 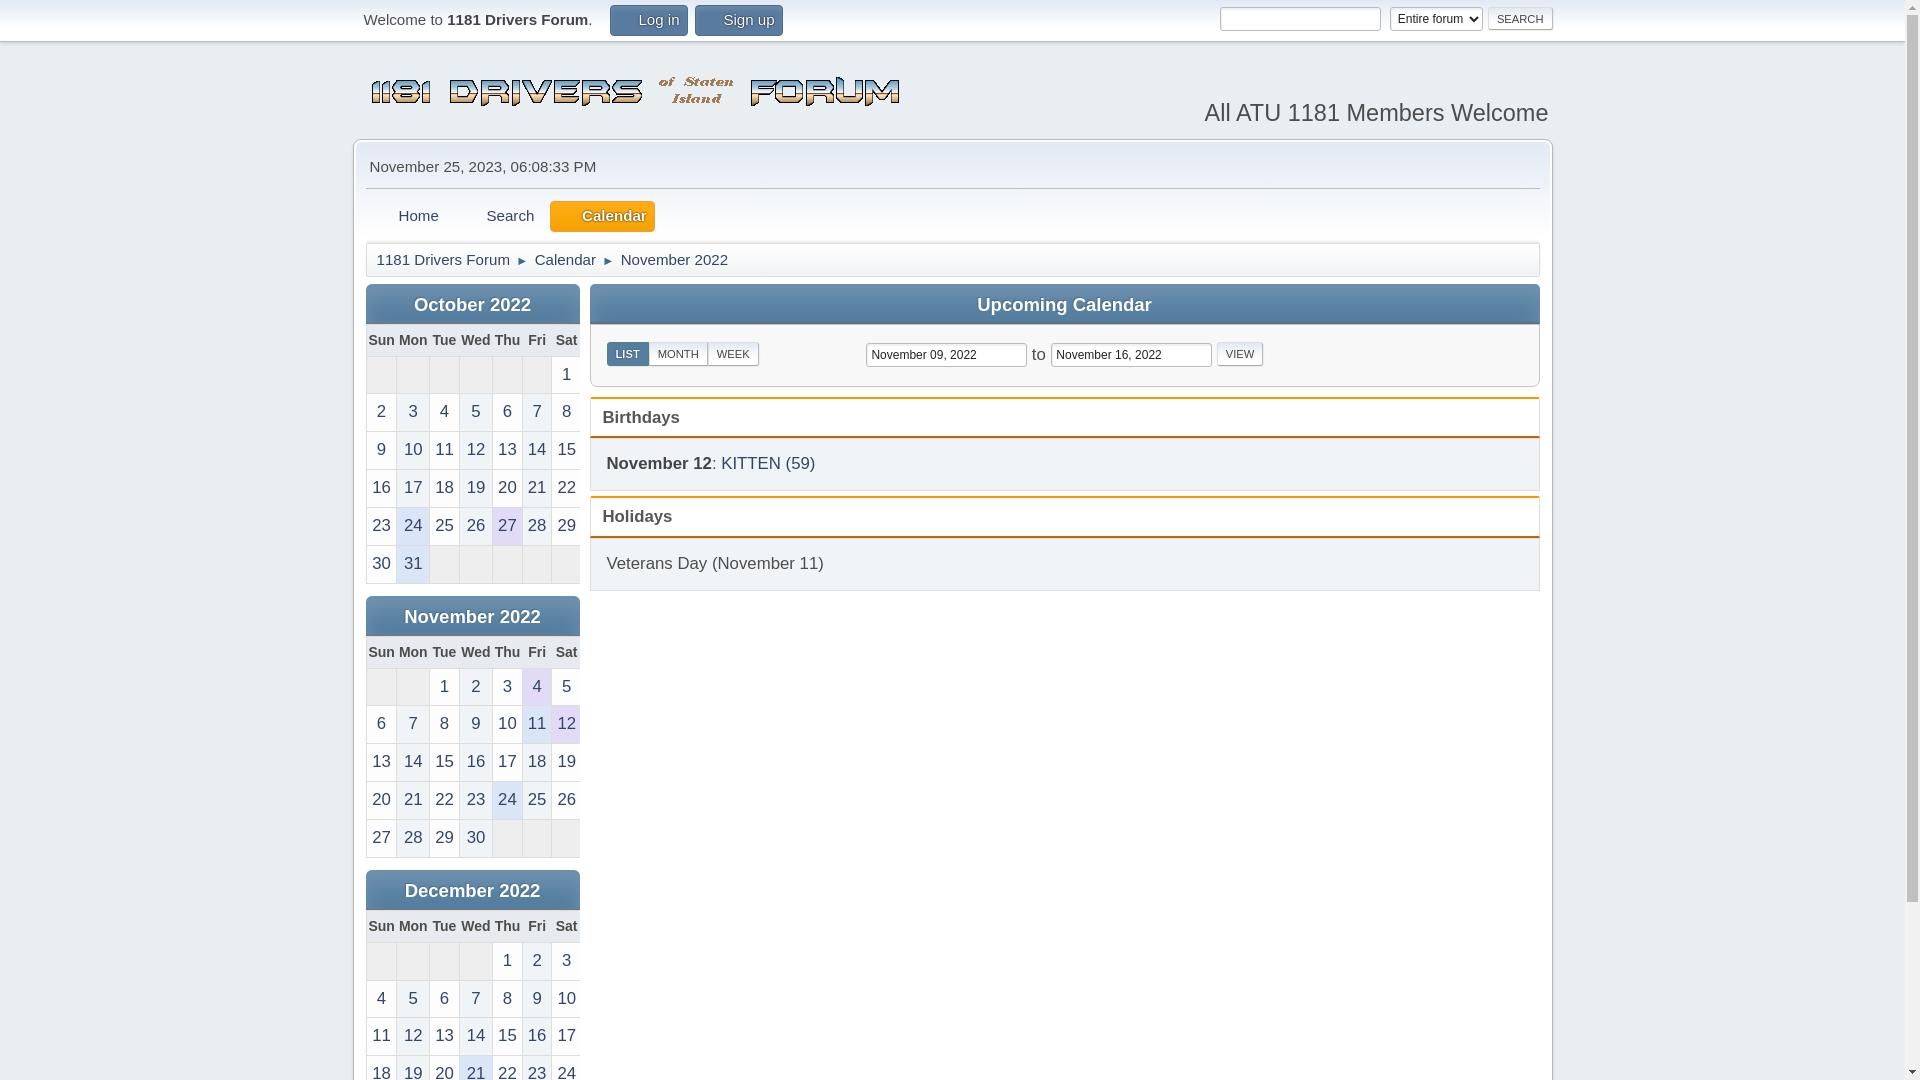 I want to click on '5', so click(x=474, y=411).